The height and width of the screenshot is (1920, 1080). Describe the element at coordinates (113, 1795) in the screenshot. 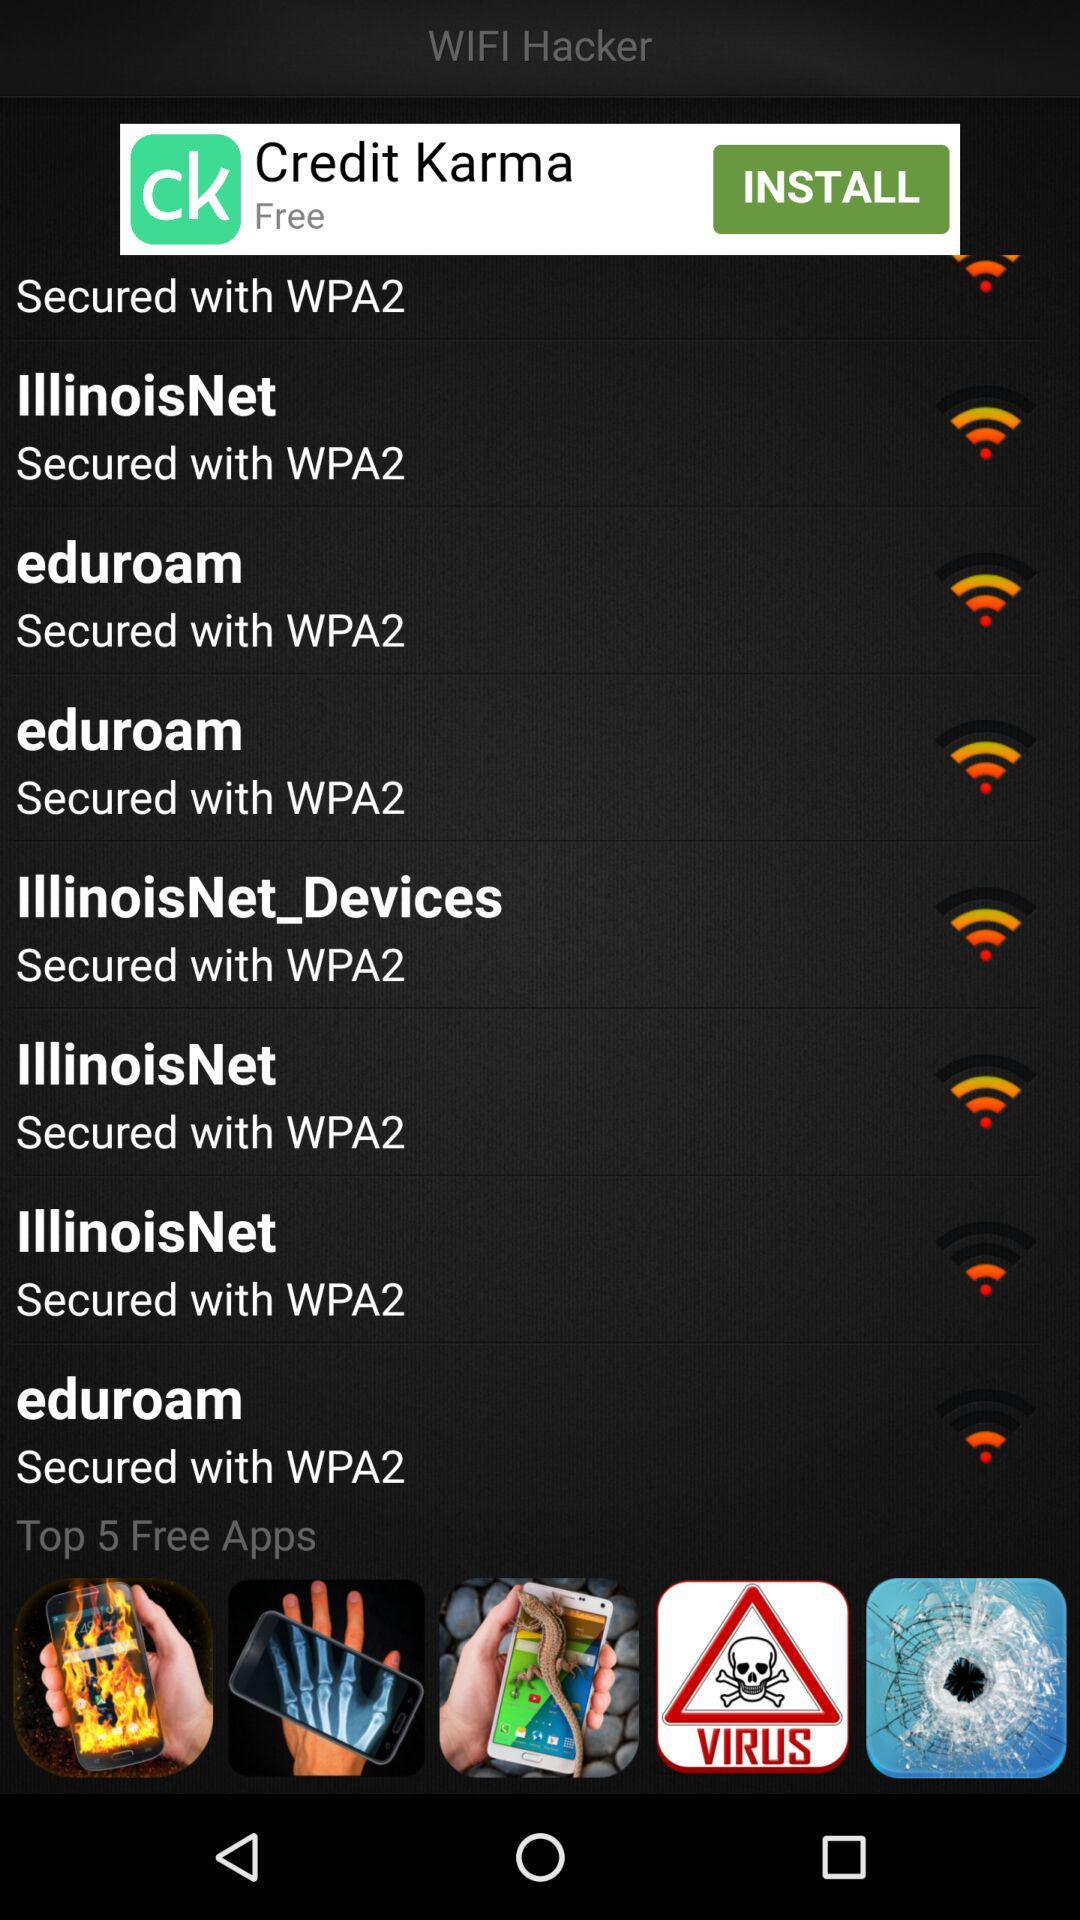

I see `the avatar icon` at that location.